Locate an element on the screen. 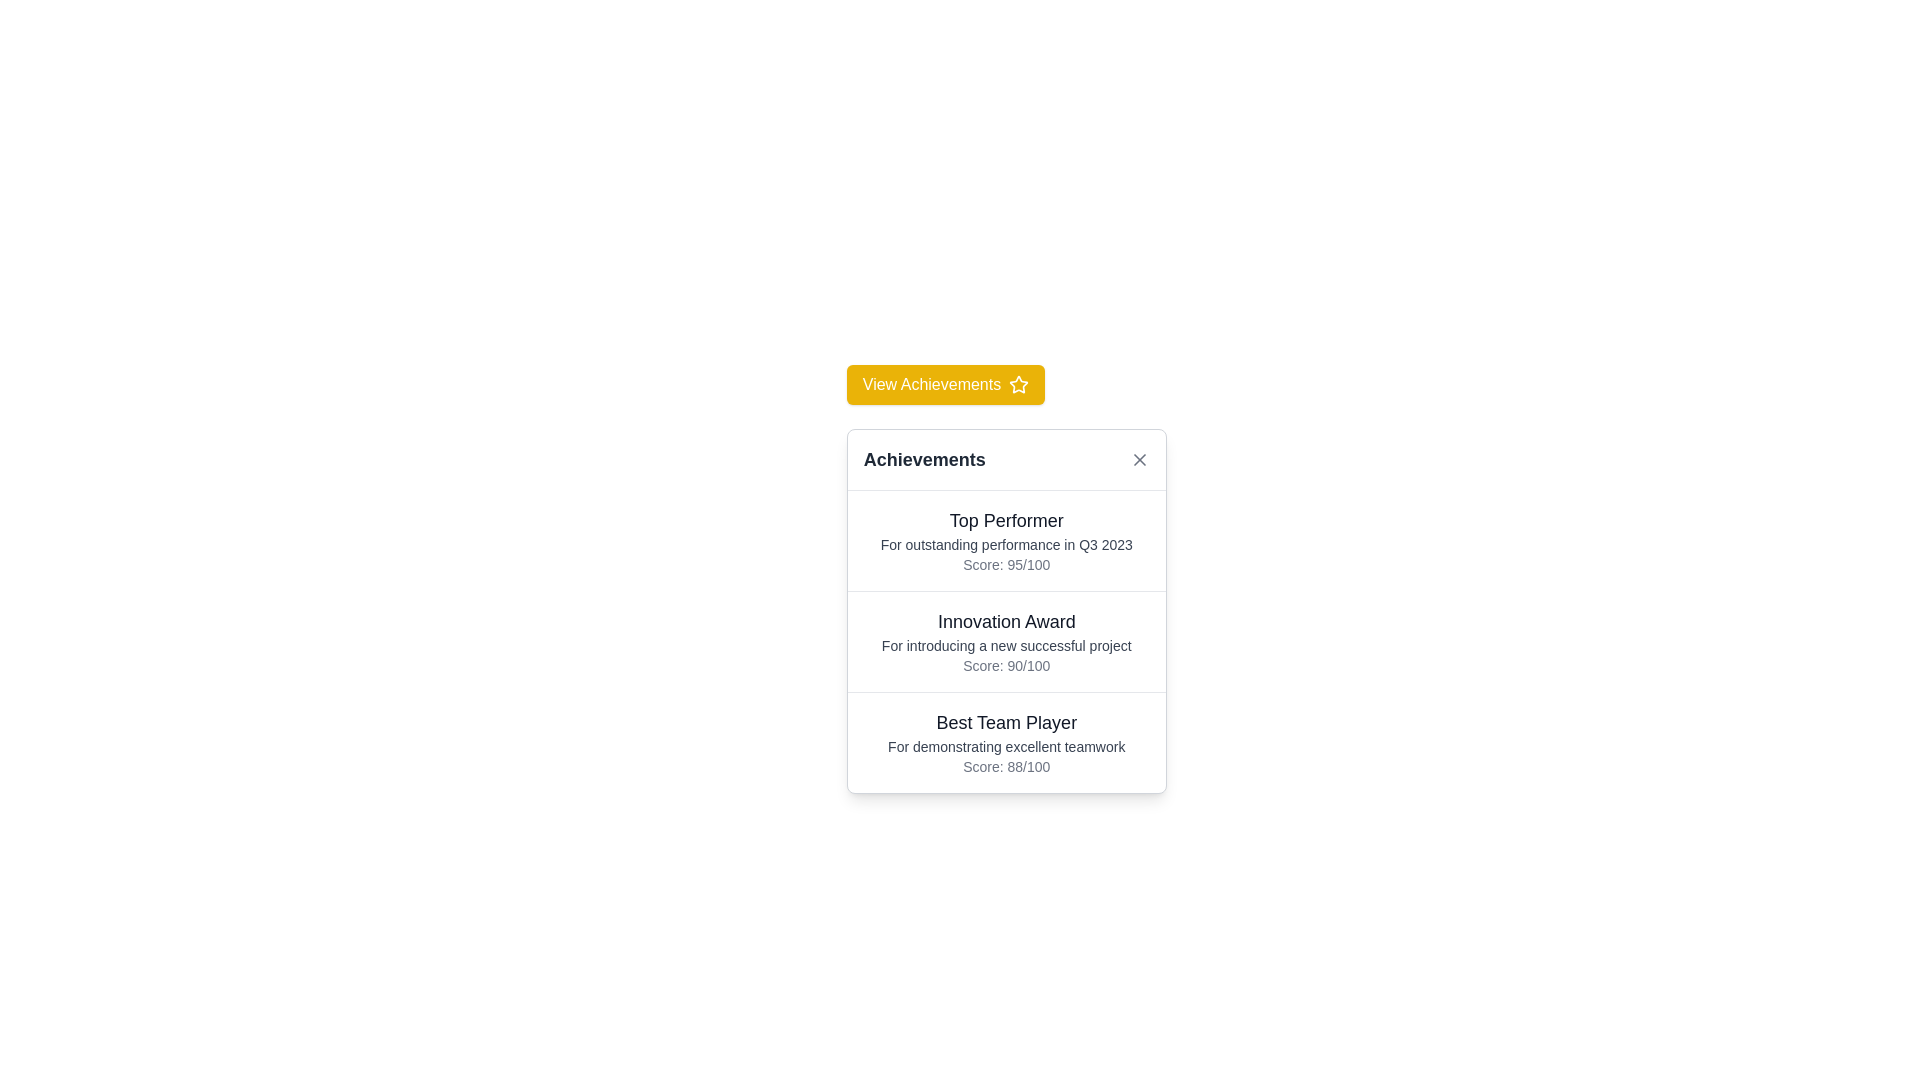 The width and height of the screenshot is (1920, 1080). the Close Button (SVG) located at the top-right corner of the 'Achievements' card is located at coordinates (1139, 459).